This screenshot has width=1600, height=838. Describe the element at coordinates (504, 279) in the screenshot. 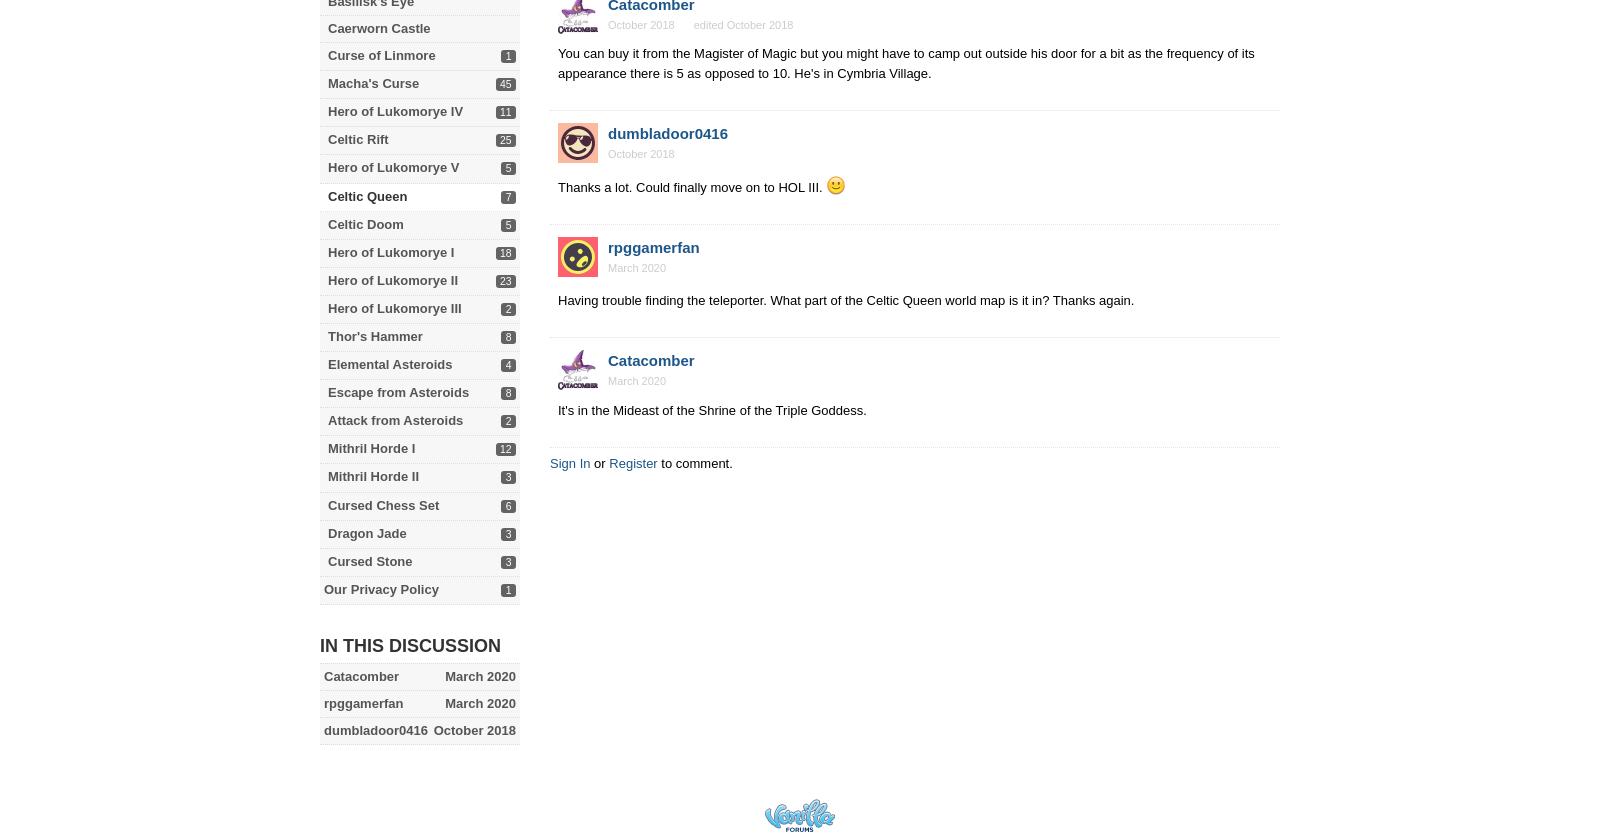

I see `'23'` at that location.